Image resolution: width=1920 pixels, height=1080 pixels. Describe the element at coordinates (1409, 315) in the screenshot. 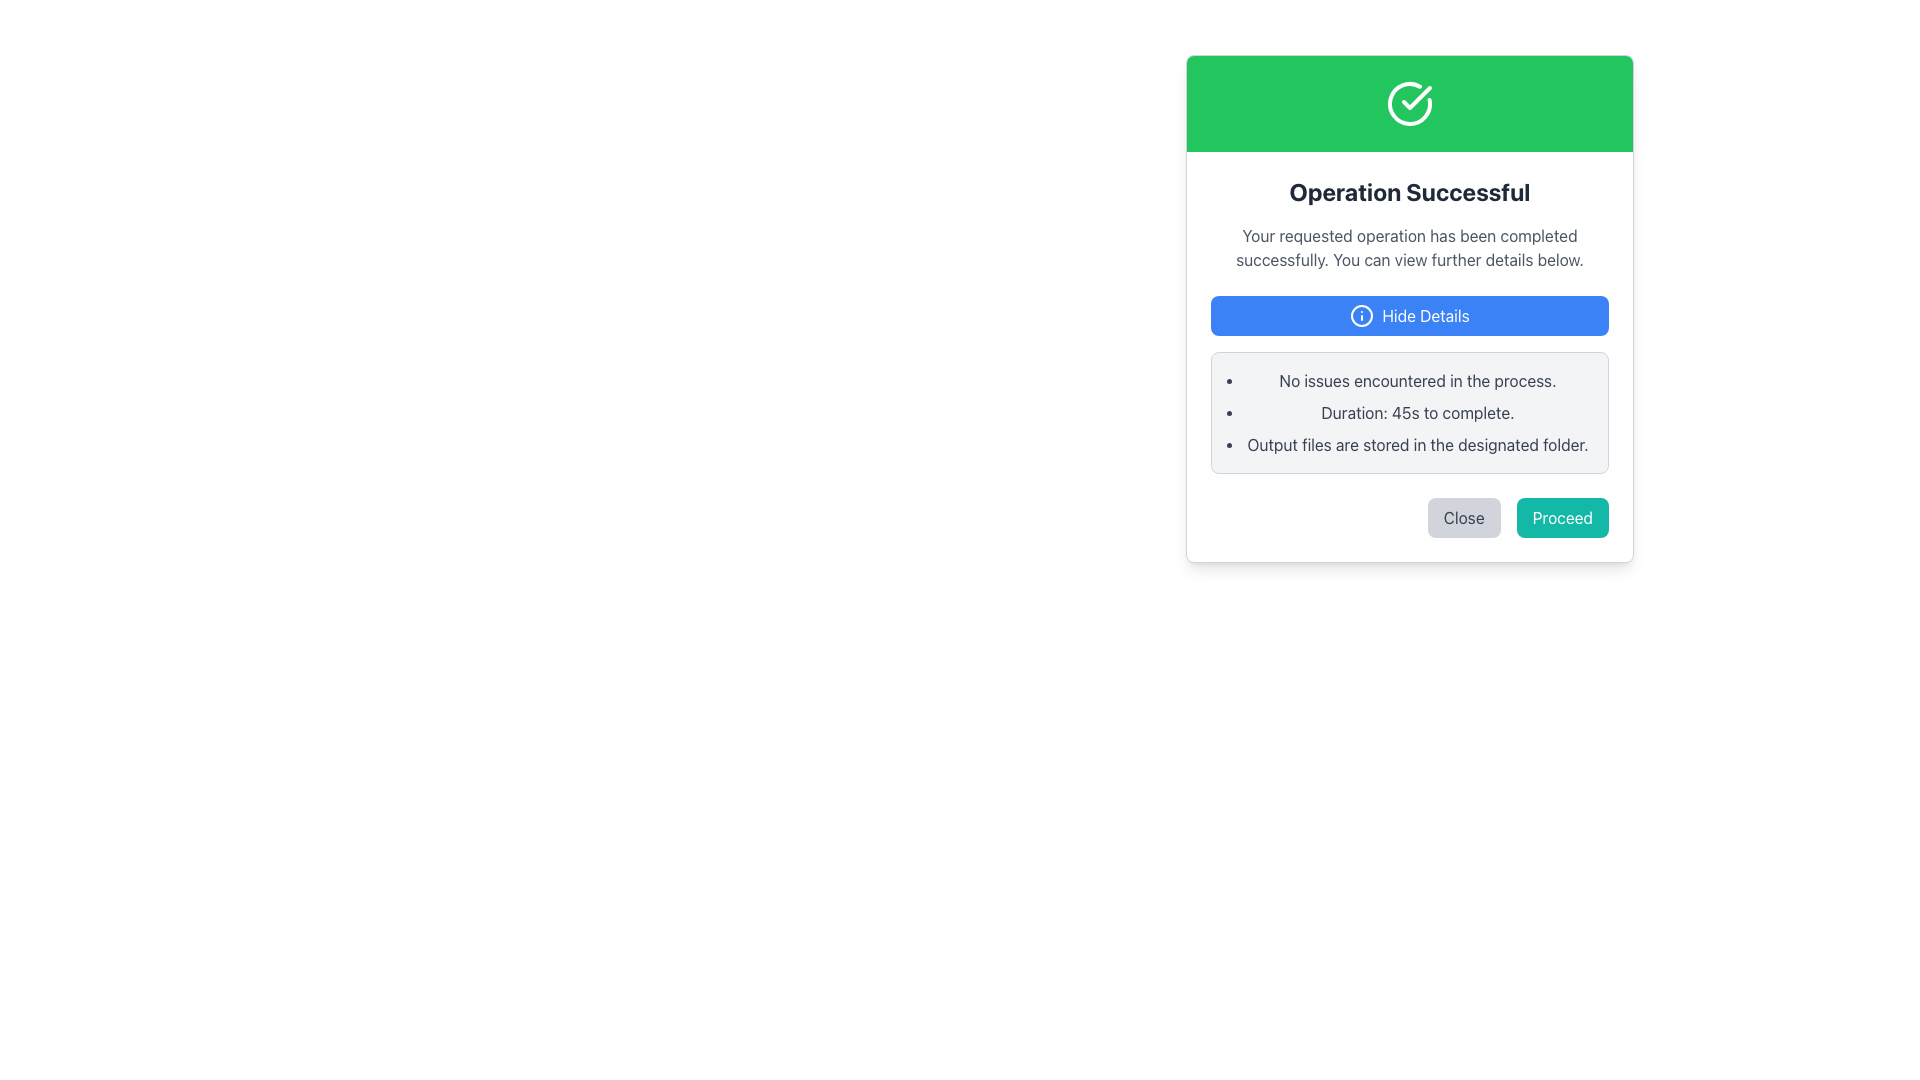

I see `the rectangular button with a blue background labeled 'Hide Details' to observe the visual highlight effect` at that location.